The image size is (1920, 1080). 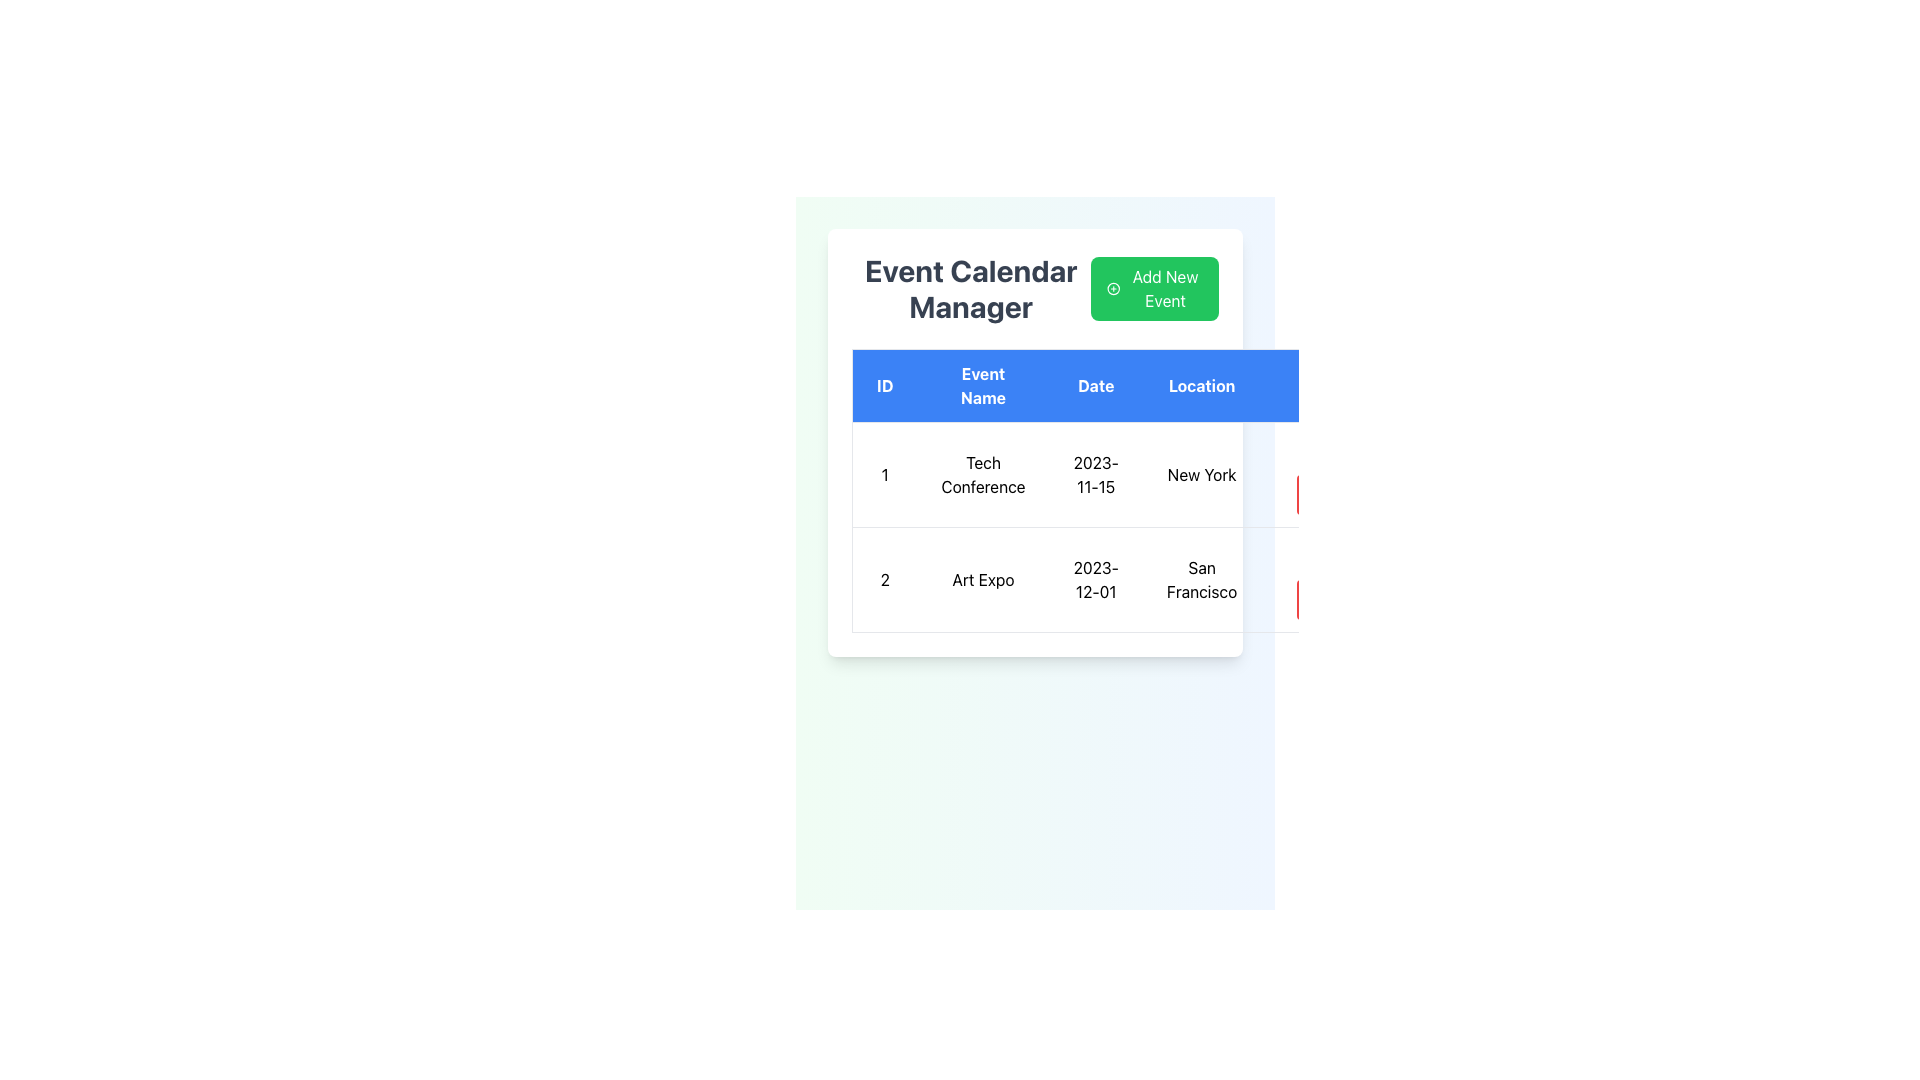 What do you see at coordinates (983, 474) in the screenshot?
I see `the static text label displaying 'Tech Conference' located in the second column of the first row of the table in the 'Event Calendar Manager' interface` at bounding box center [983, 474].